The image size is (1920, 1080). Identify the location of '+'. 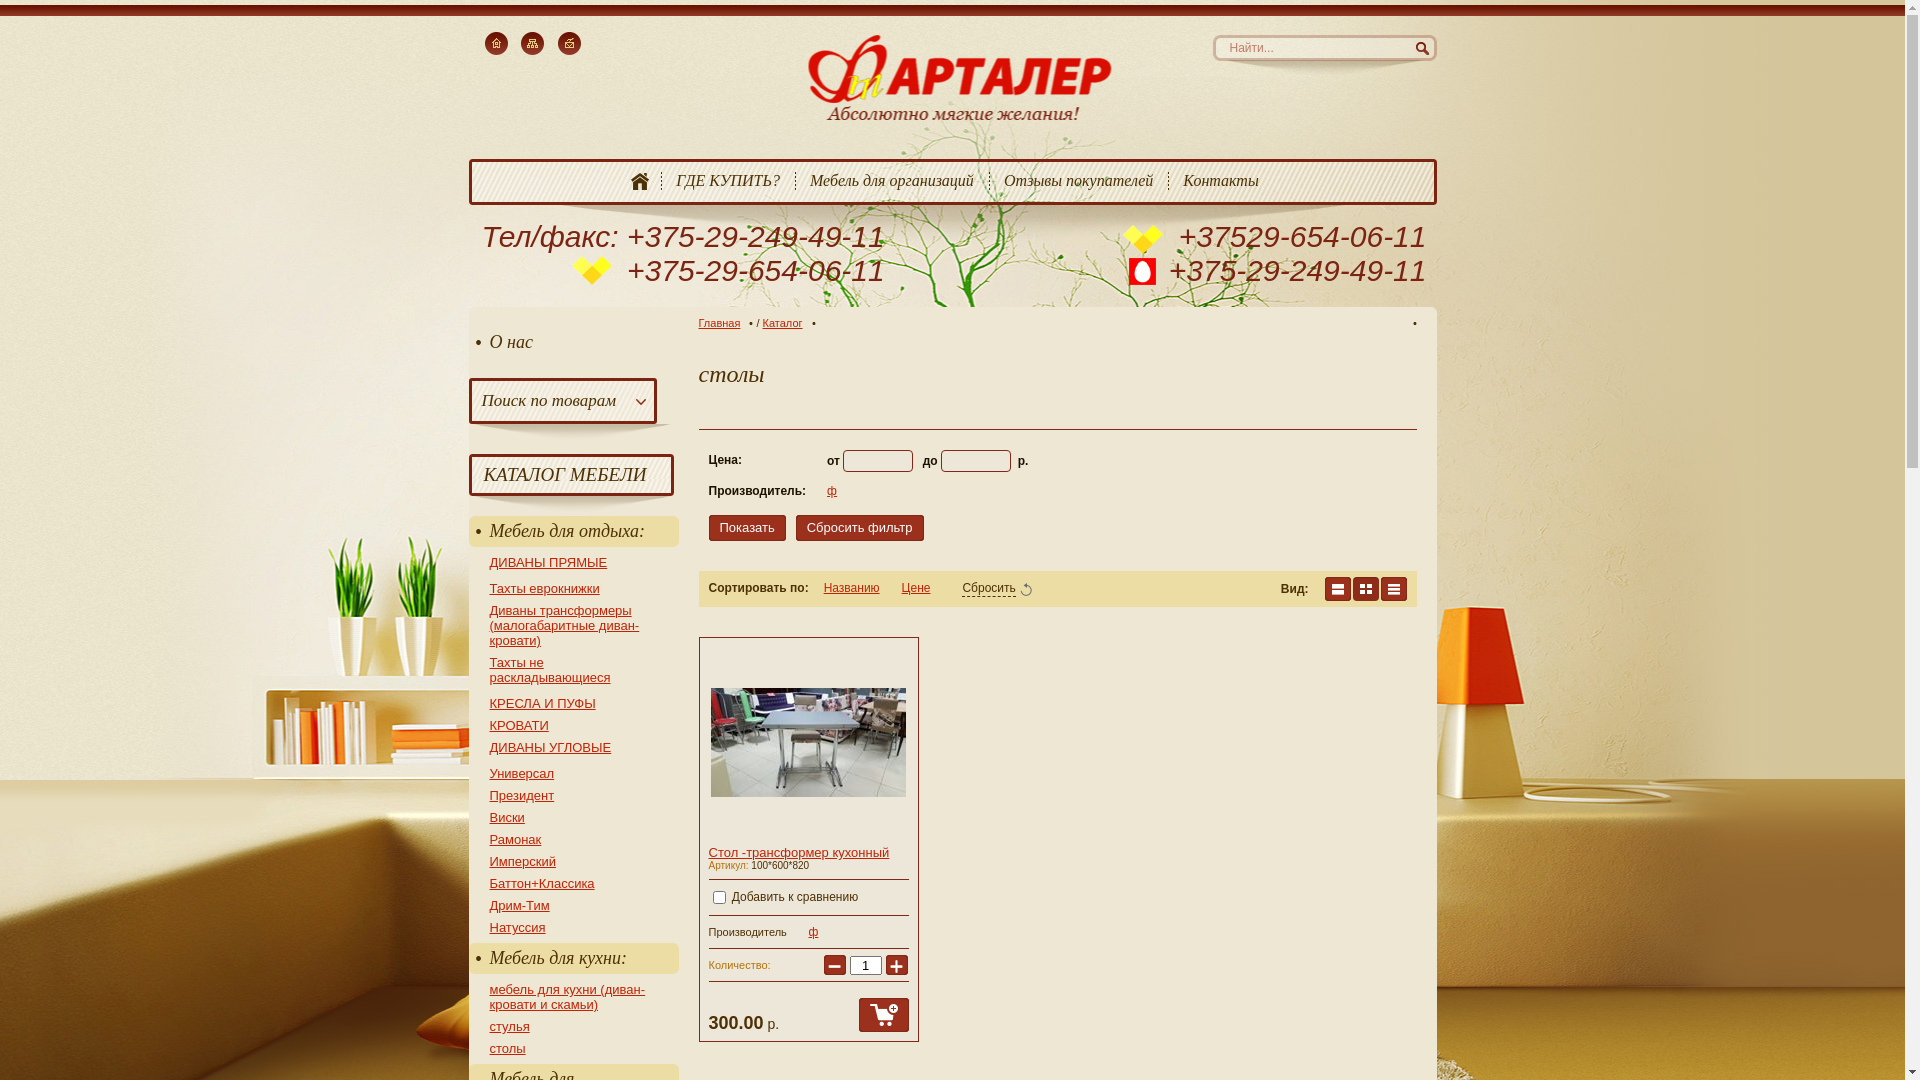
(885, 963).